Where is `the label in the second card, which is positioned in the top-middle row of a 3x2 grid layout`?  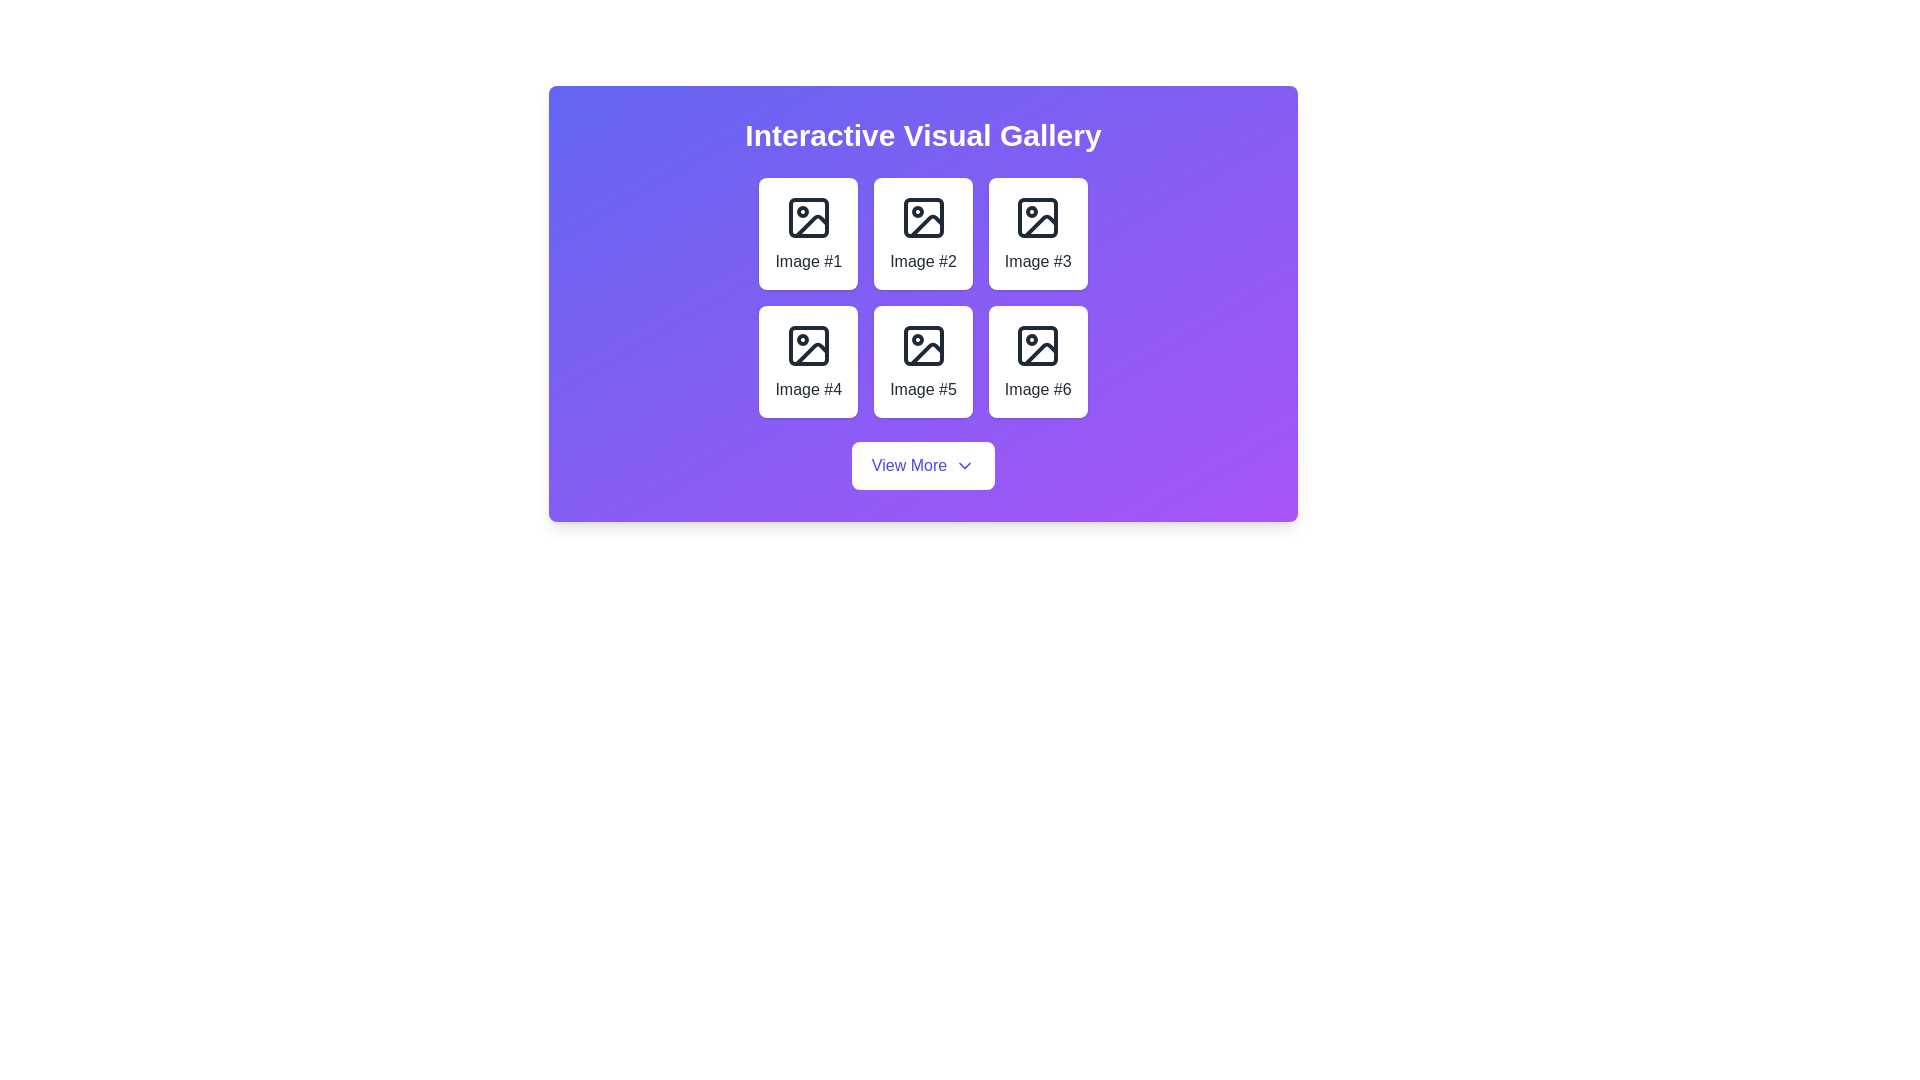
the label in the second card, which is positioned in the top-middle row of a 3x2 grid layout is located at coordinates (922, 261).